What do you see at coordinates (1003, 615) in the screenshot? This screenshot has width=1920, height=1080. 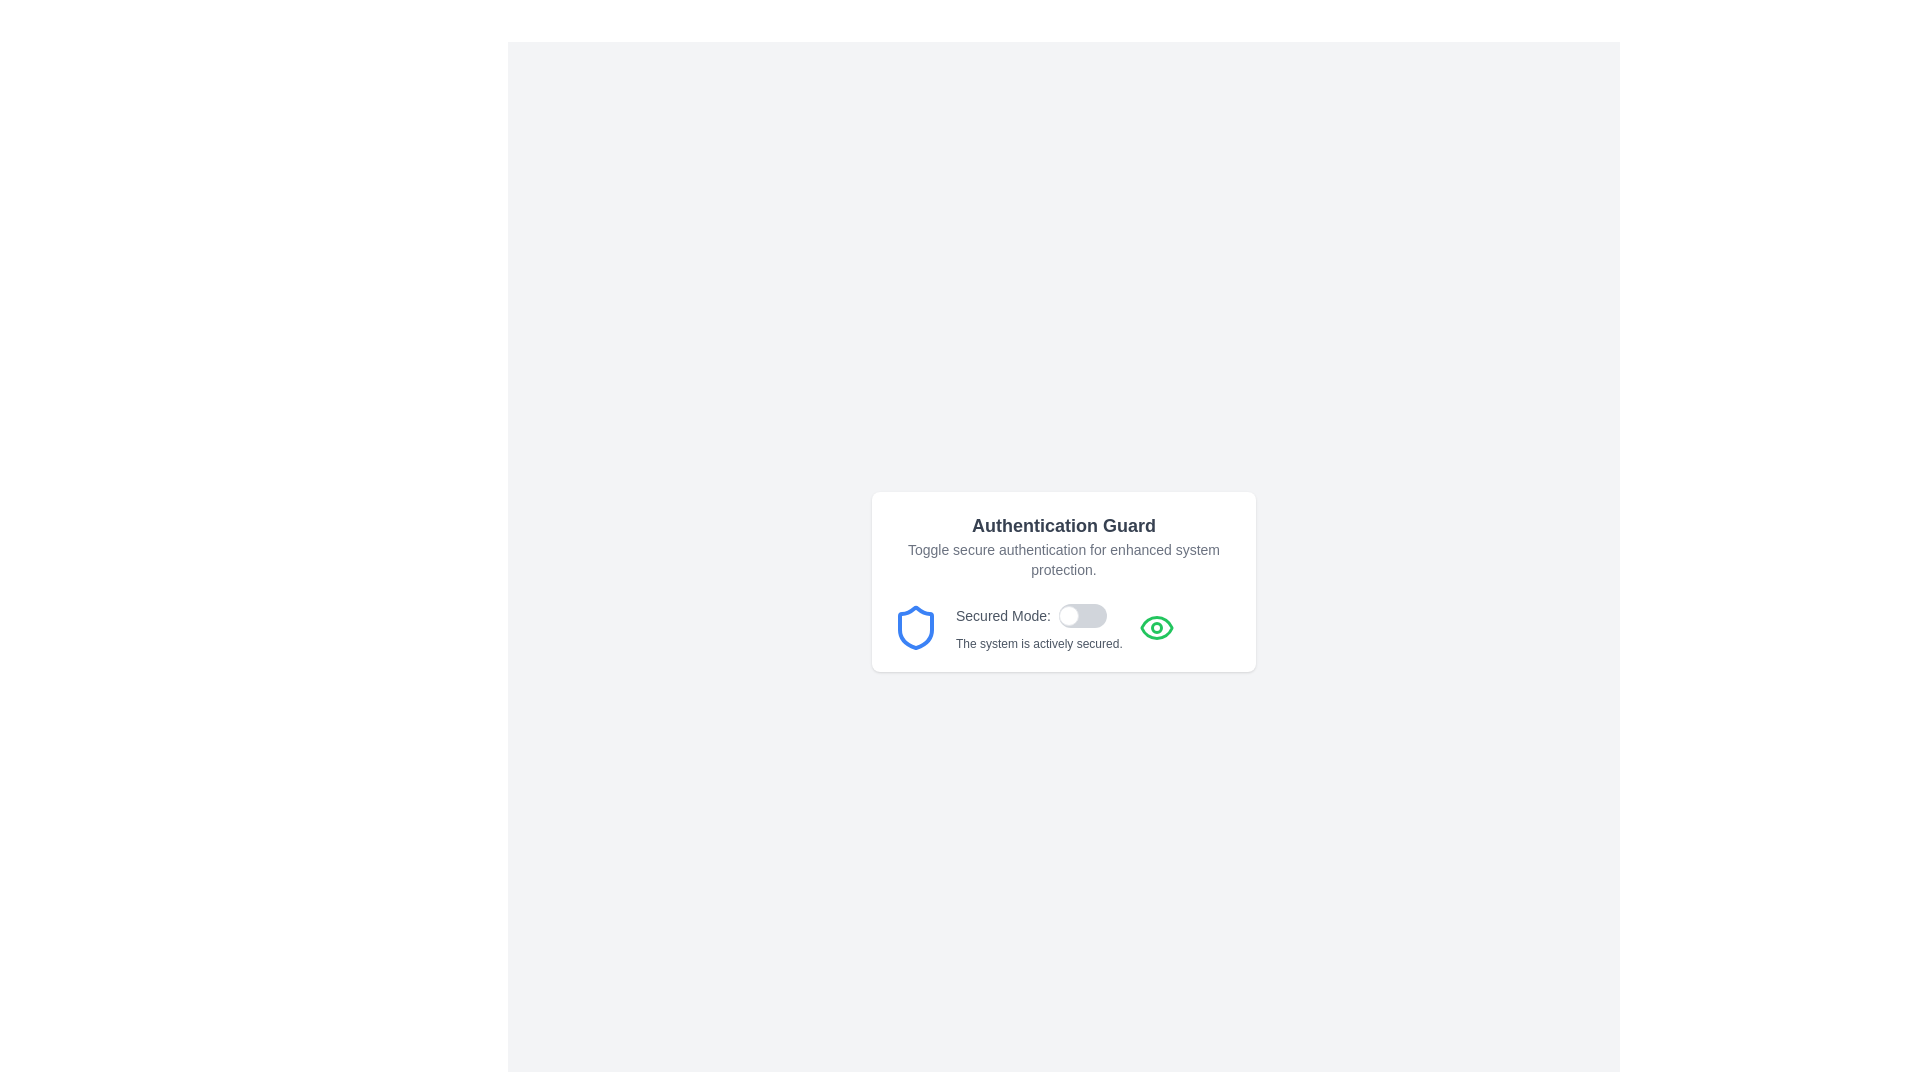 I see `the Text label displaying 'Secured Mode:' styled with a small gray font, located to the left of an interactive checkbox and adjacent to a shield icon` at bounding box center [1003, 615].